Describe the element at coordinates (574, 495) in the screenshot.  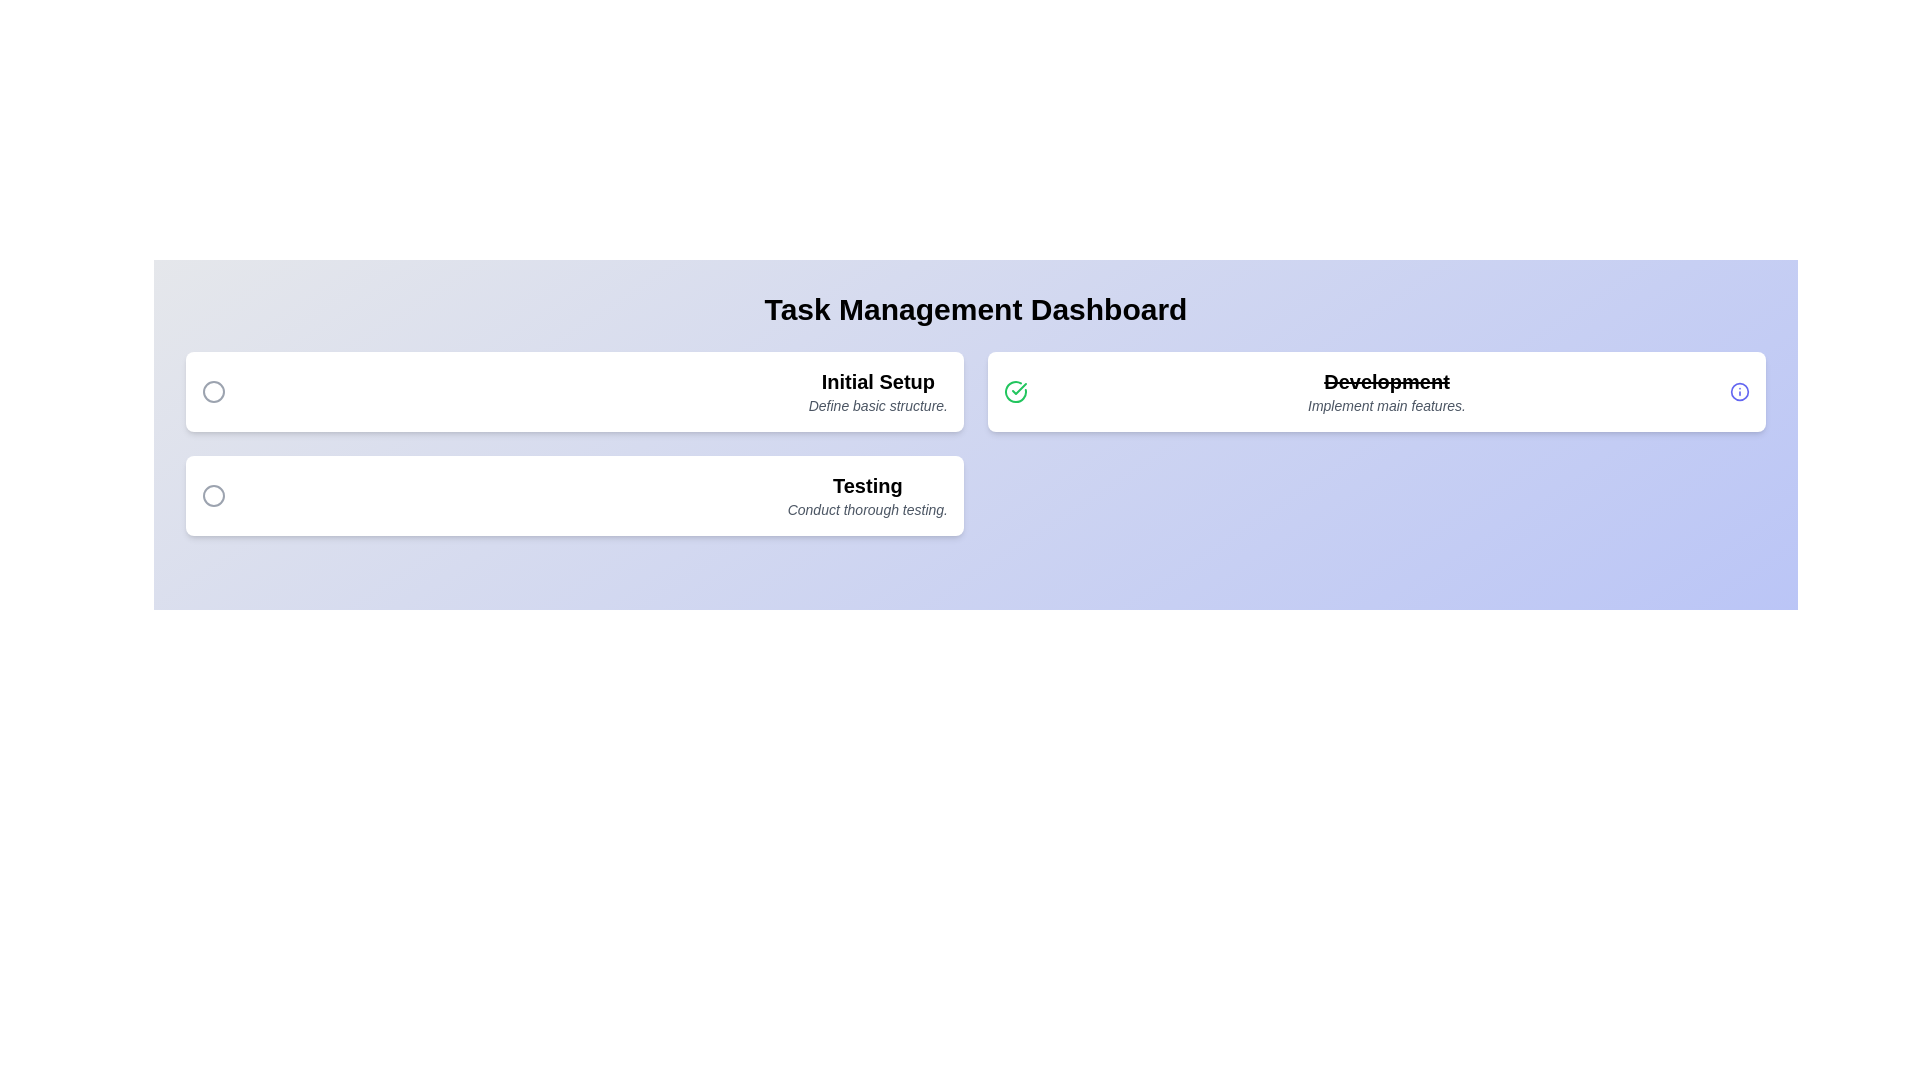
I see `the interactive task item Testing to observe the hover effect` at that location.